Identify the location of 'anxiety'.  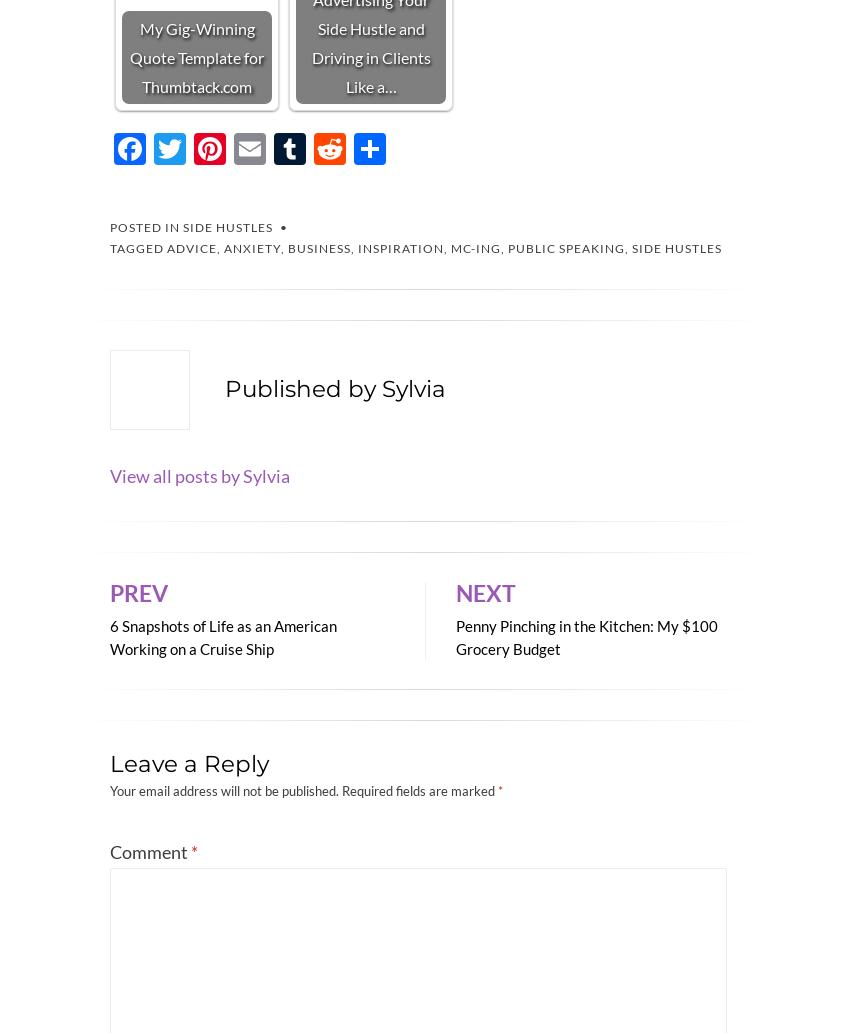
(252, 247).